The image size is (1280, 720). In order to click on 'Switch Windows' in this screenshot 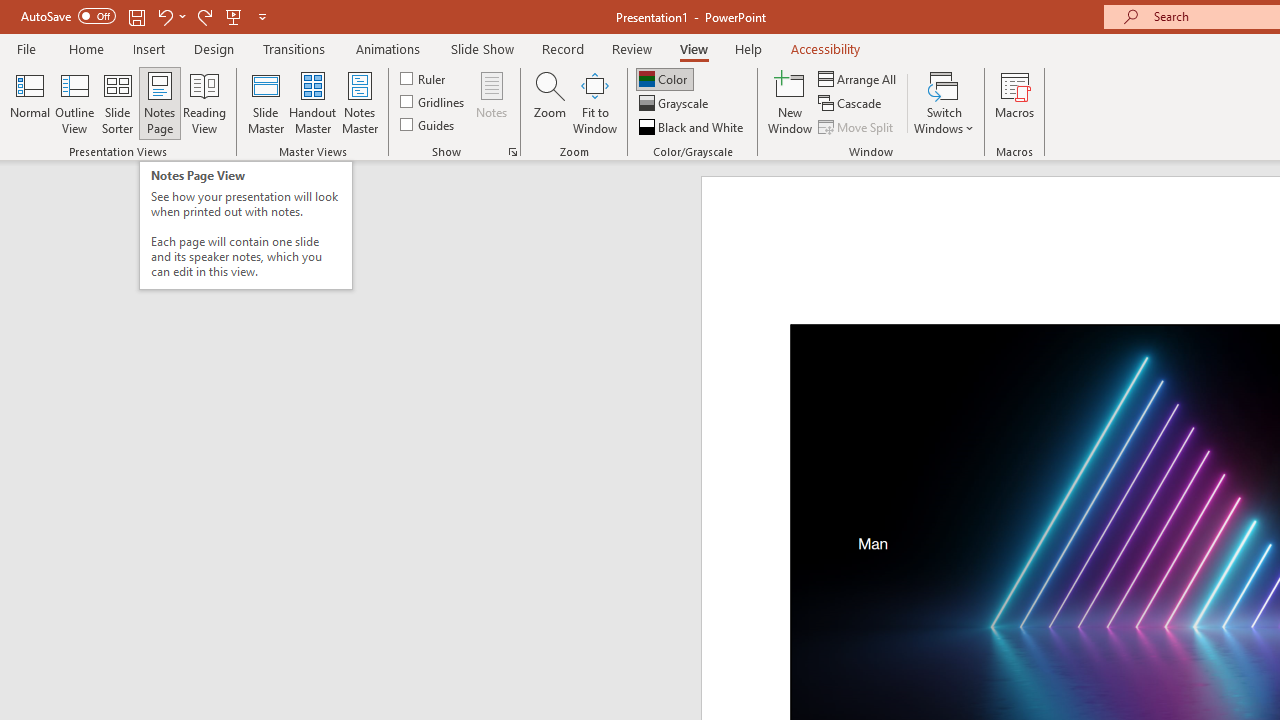, I will do `click(943, 103)`.